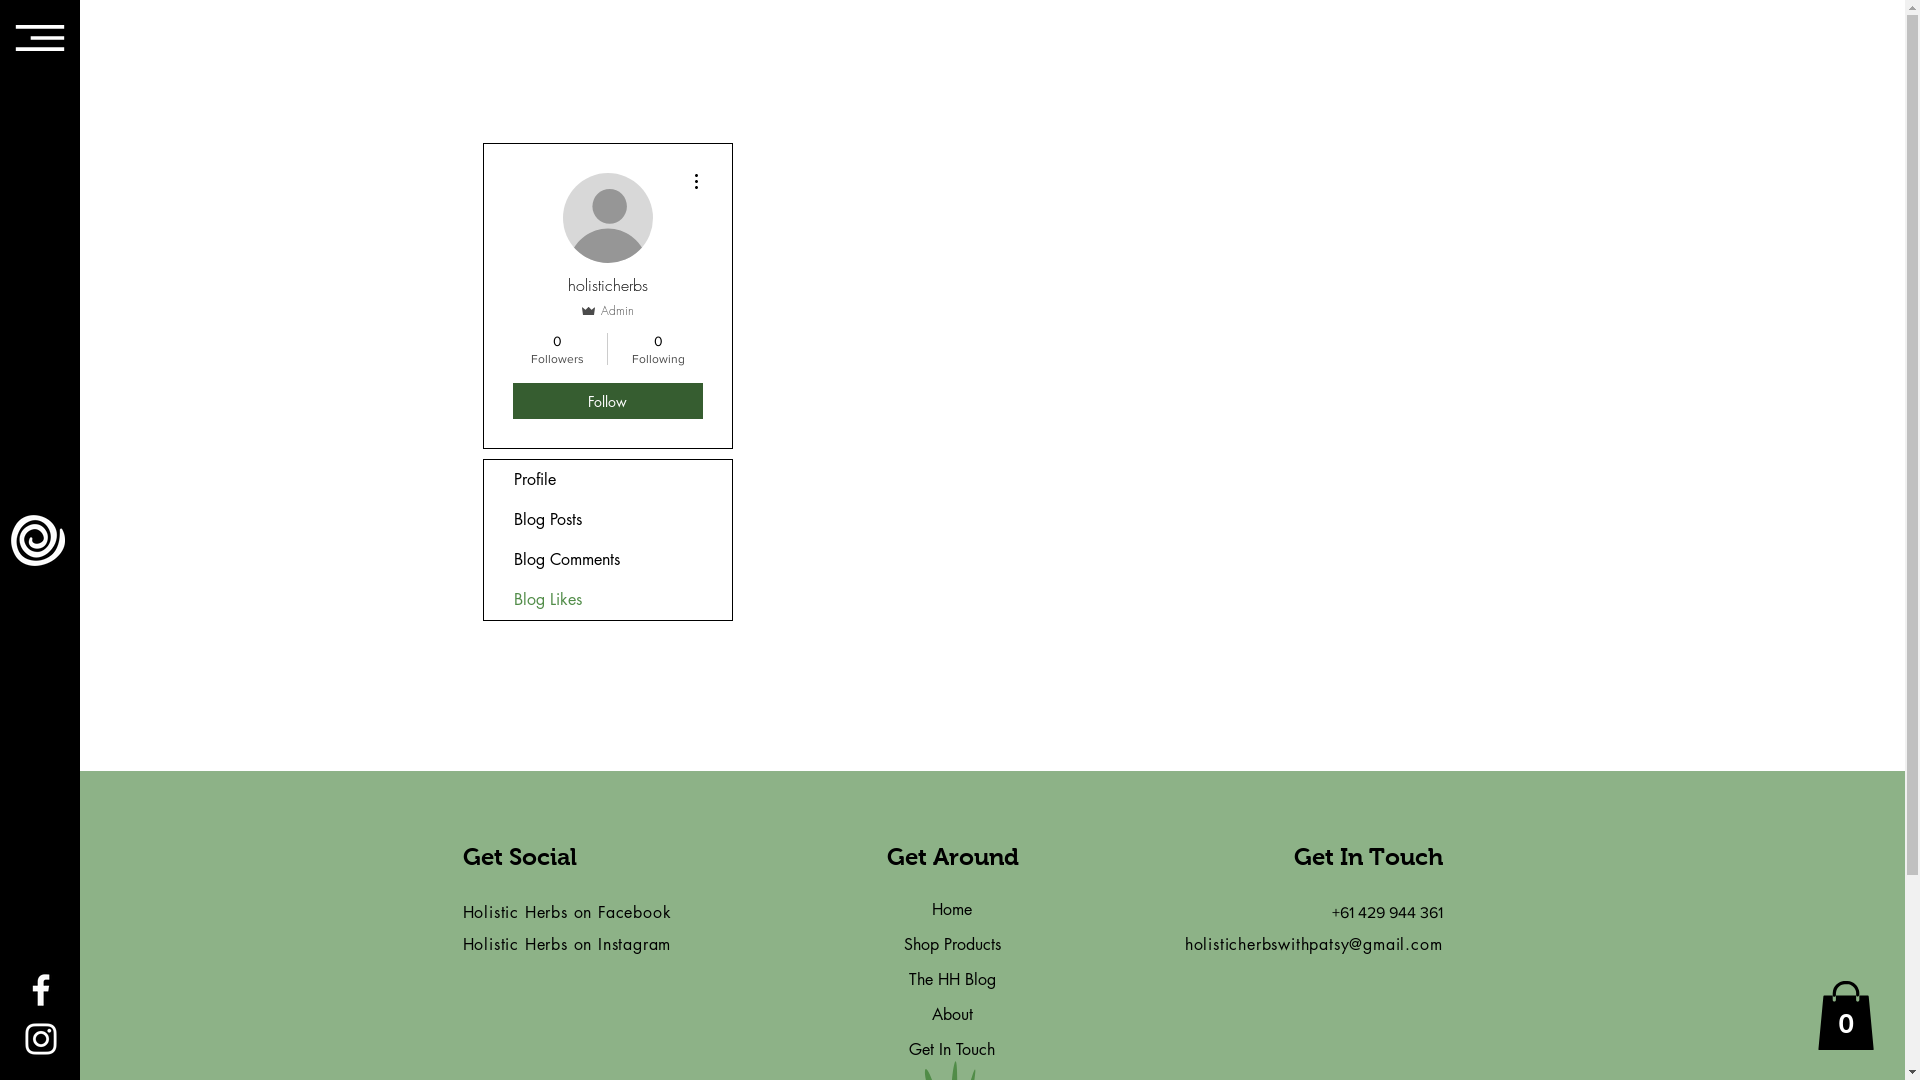  What do you see at coordinates (556, 347) in the screenshot?
I see `'0` at bounding box center [556, 347].